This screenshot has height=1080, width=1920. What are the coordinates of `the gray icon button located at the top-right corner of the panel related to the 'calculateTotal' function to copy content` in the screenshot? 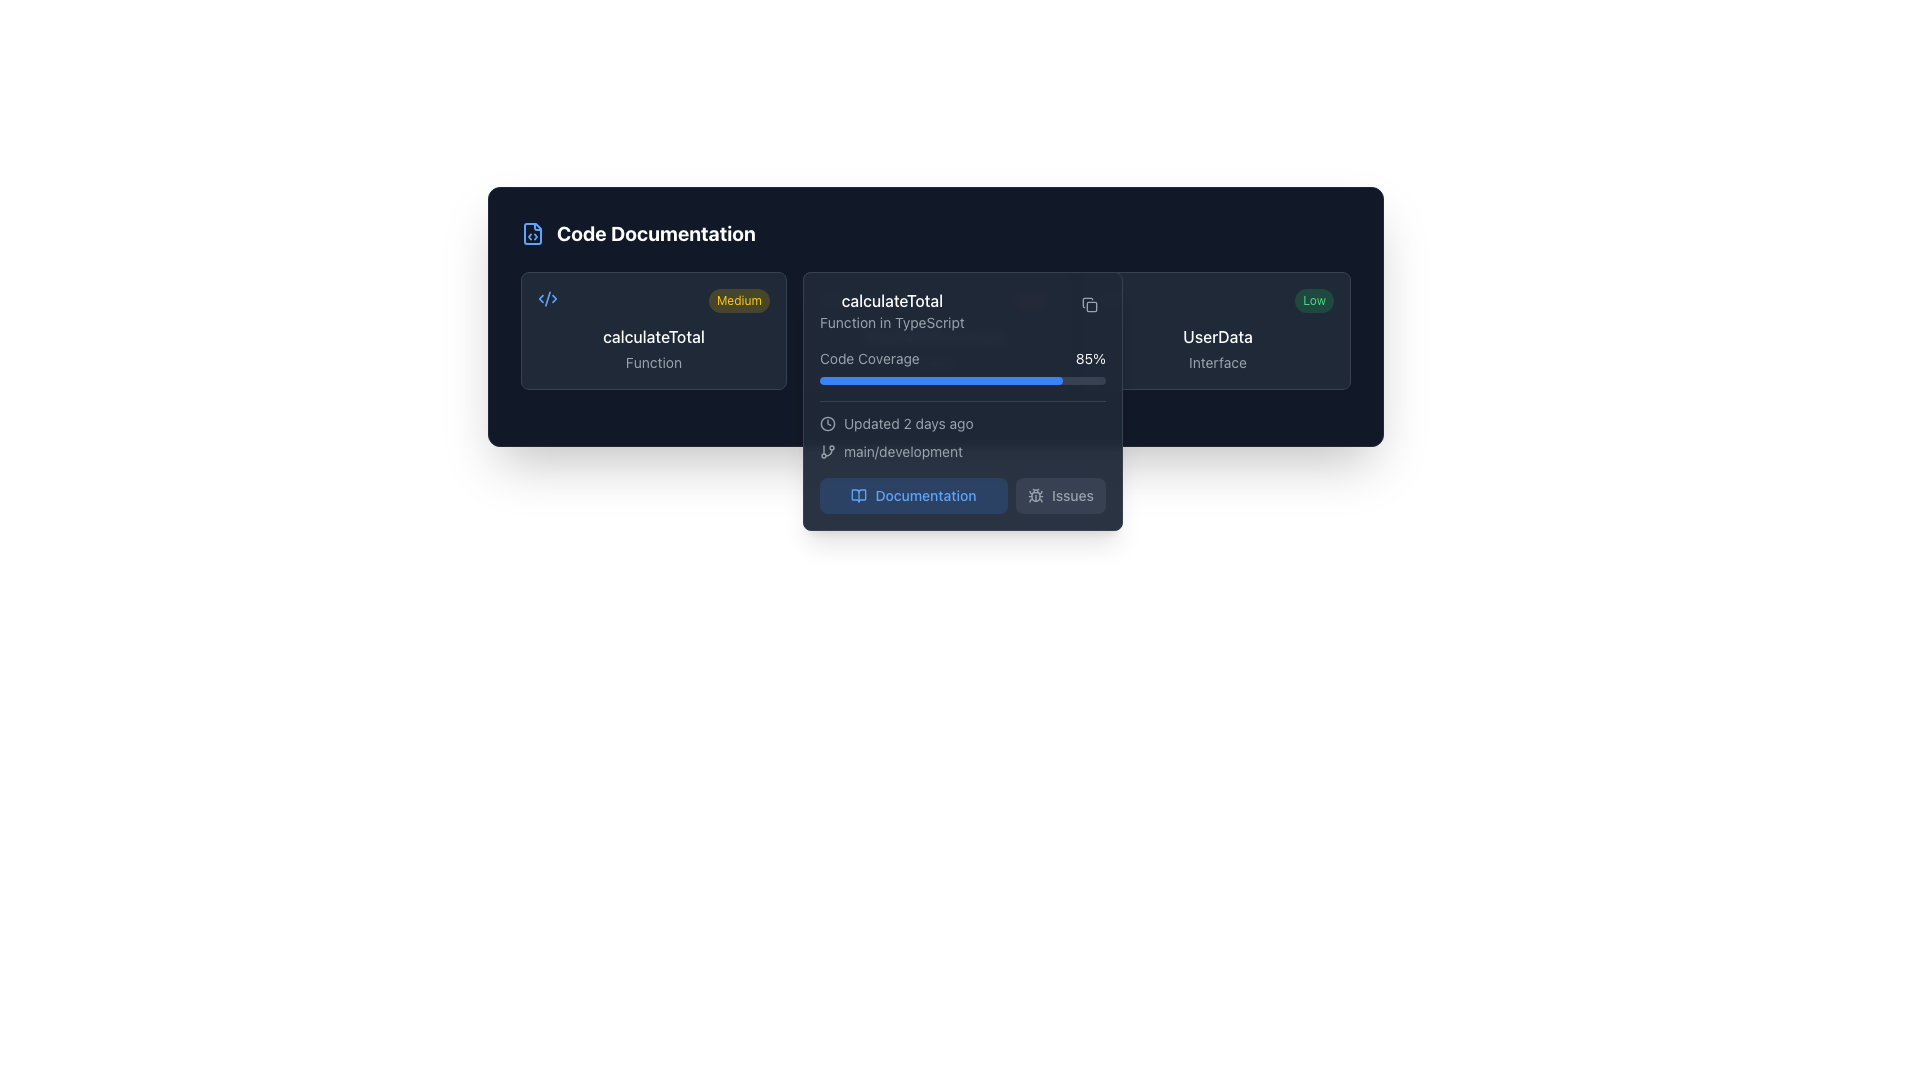 It's located at (1088, 304).